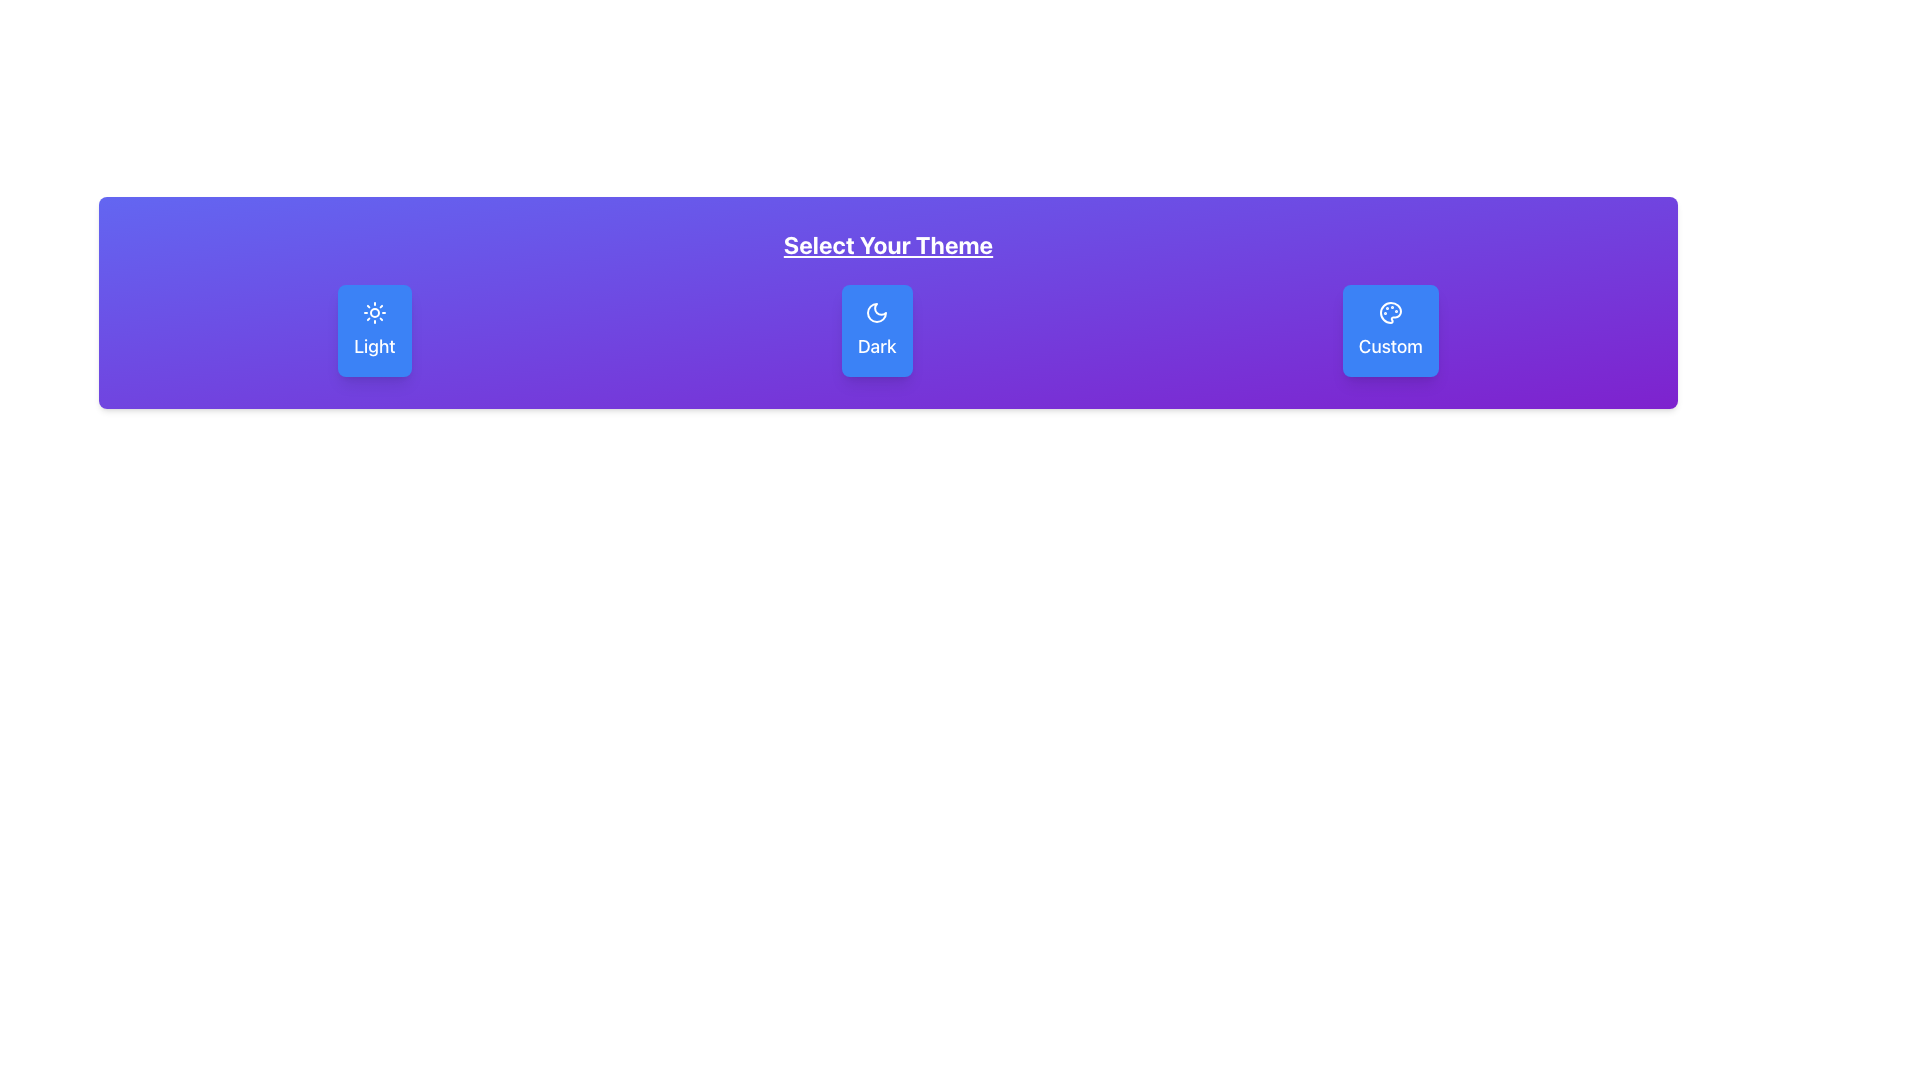  Describe the element at coordinates (877, 312) in the screenshot. I see `the 'Dark' theme icon in the theme selection interface, which is centrally located between the 'Light' and 'Custom' theme buttons` at that location.